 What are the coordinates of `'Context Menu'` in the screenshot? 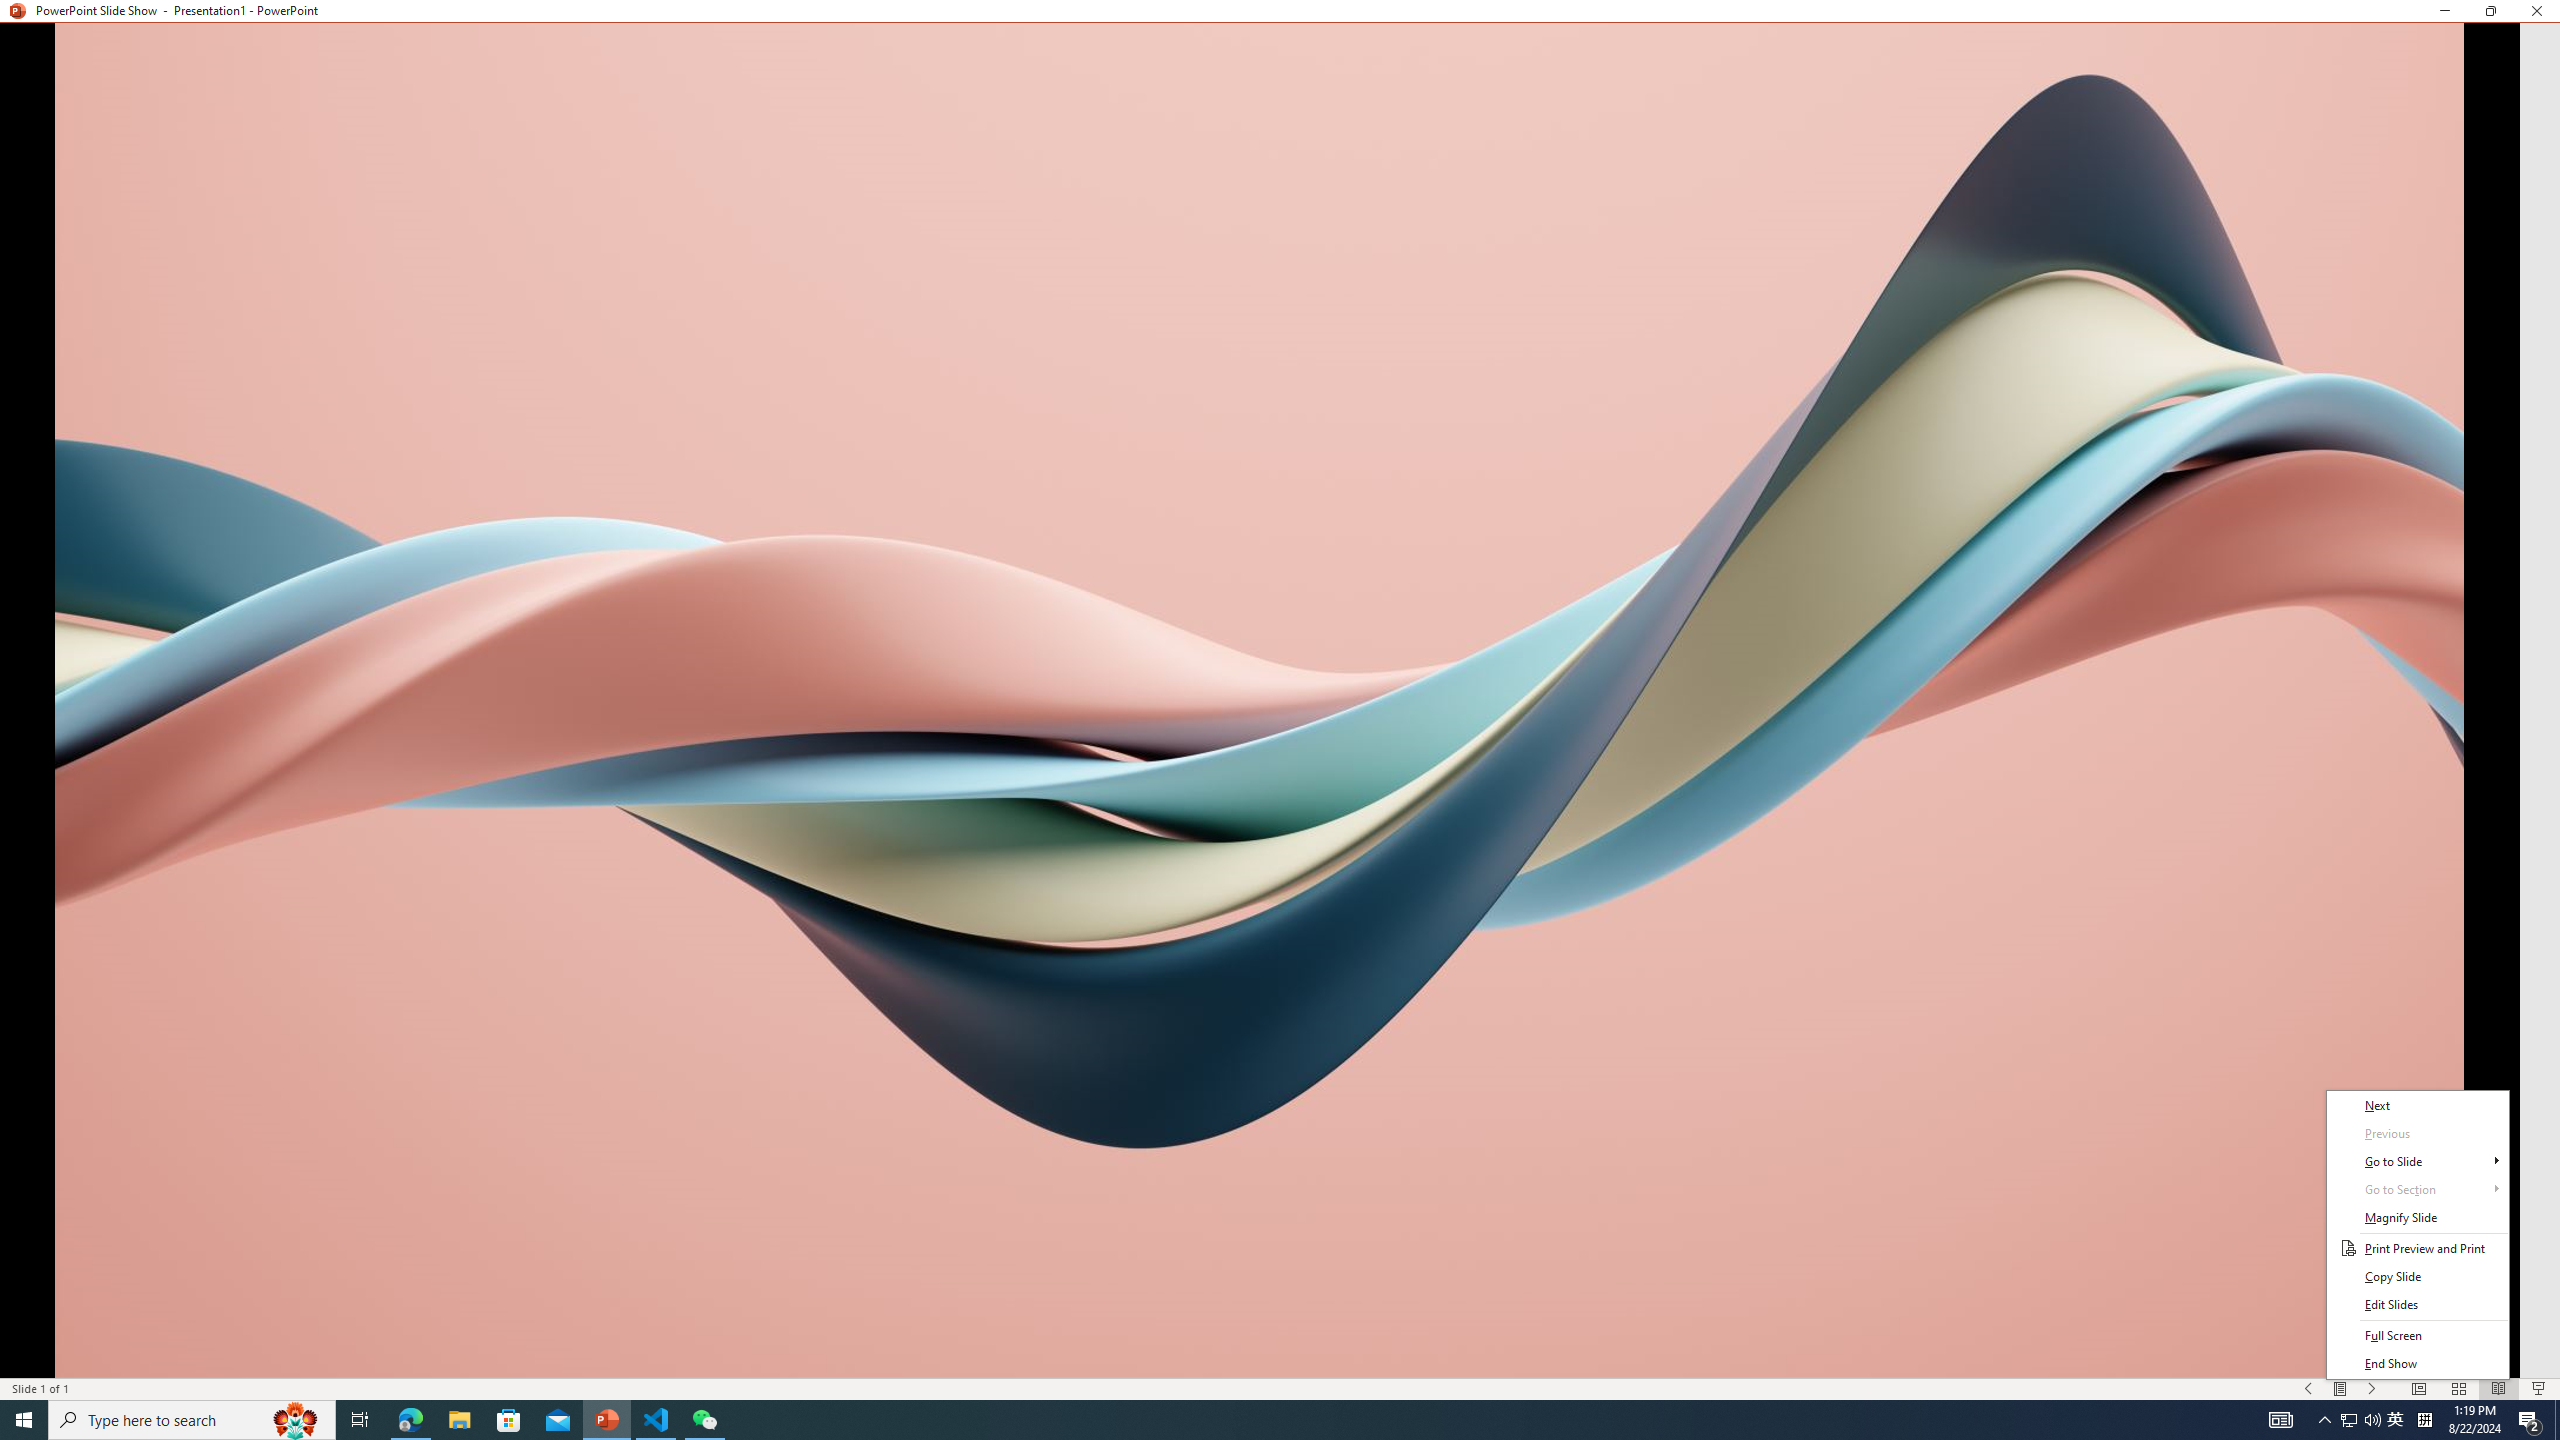 It's located at (2417, 1233).